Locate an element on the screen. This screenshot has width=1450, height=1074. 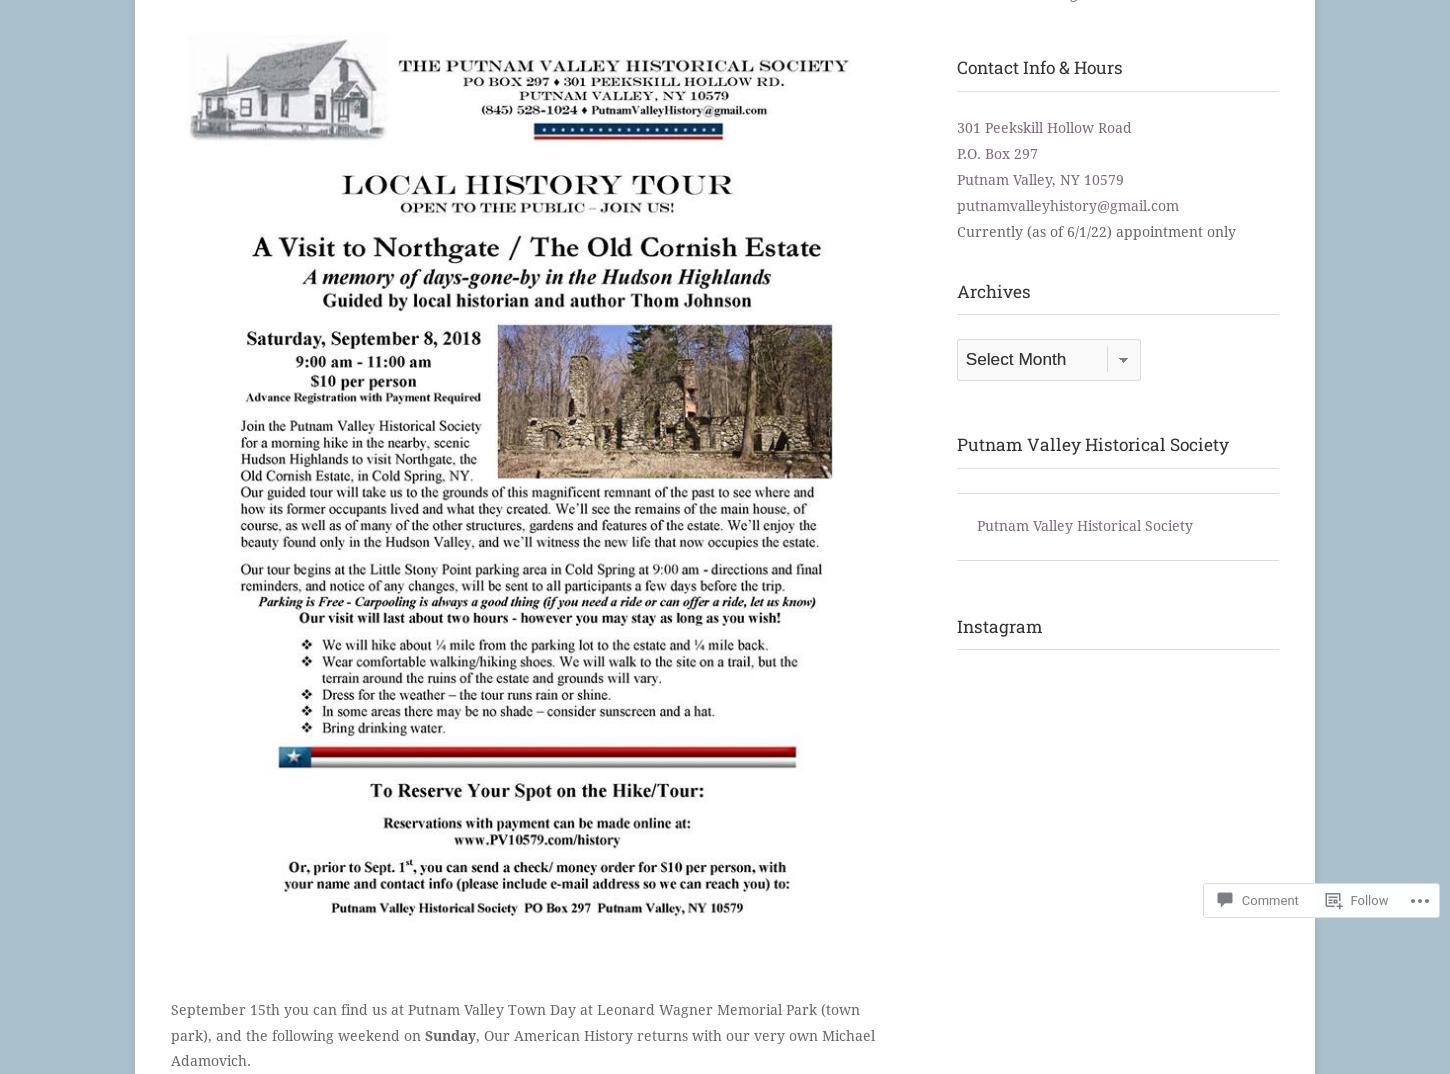
'putnamvalleyhistory@gmail.com' is located at coordinates (954, 205).